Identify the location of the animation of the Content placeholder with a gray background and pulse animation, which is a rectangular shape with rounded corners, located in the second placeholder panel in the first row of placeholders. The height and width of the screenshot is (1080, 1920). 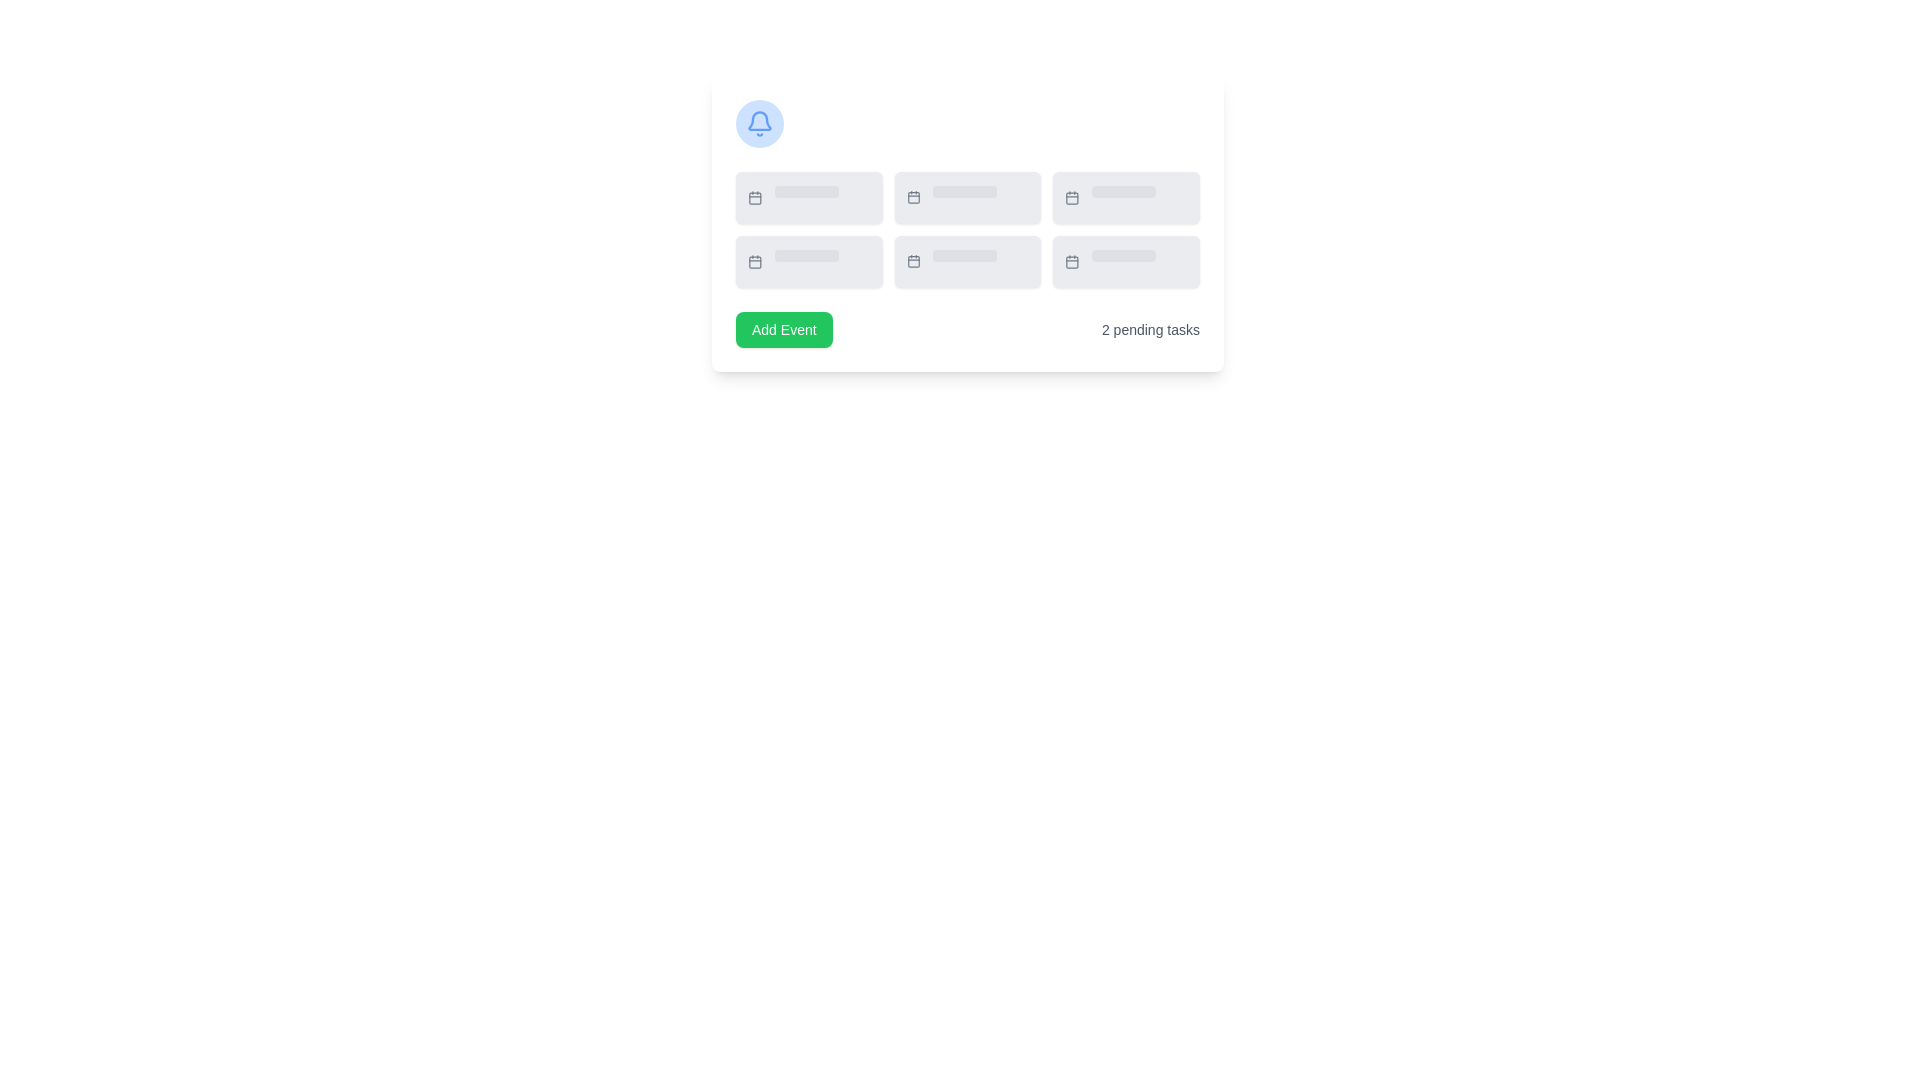
(822, 197).